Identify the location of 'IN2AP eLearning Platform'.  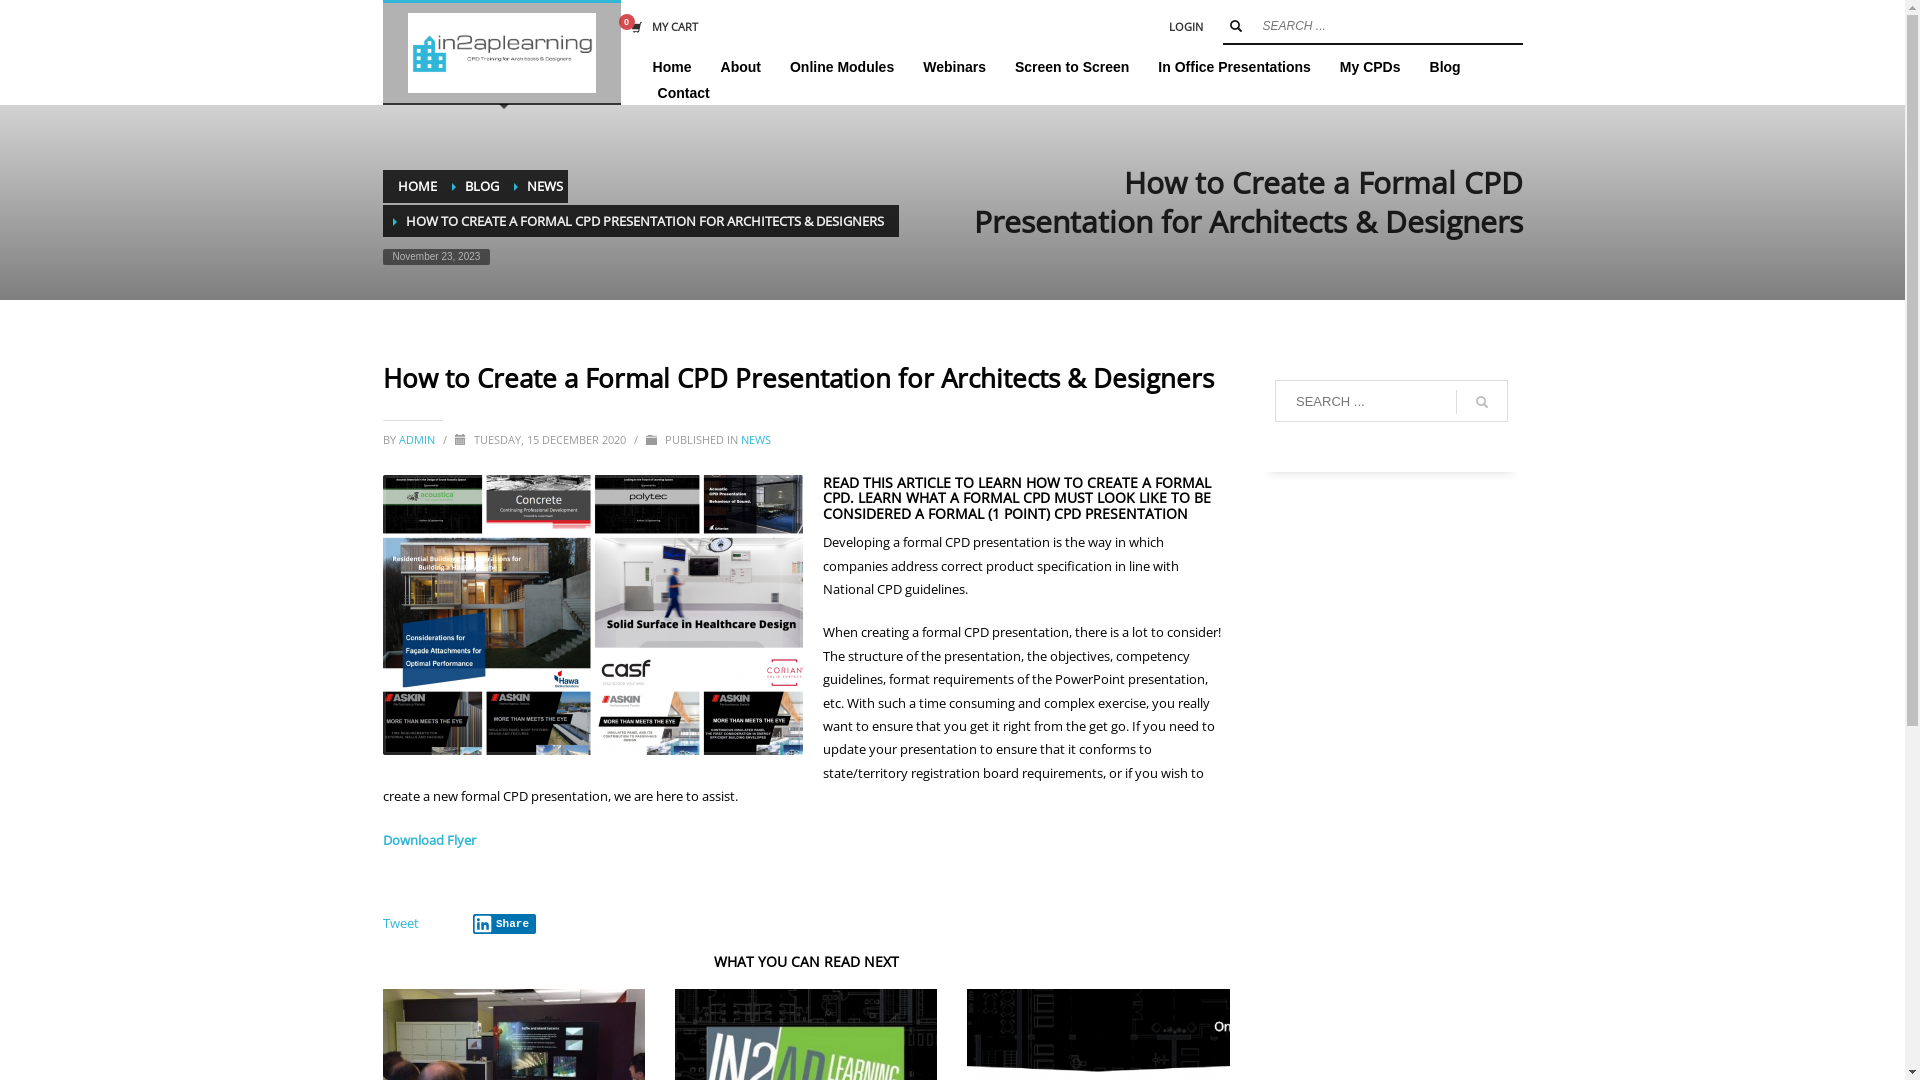
(502, 52).